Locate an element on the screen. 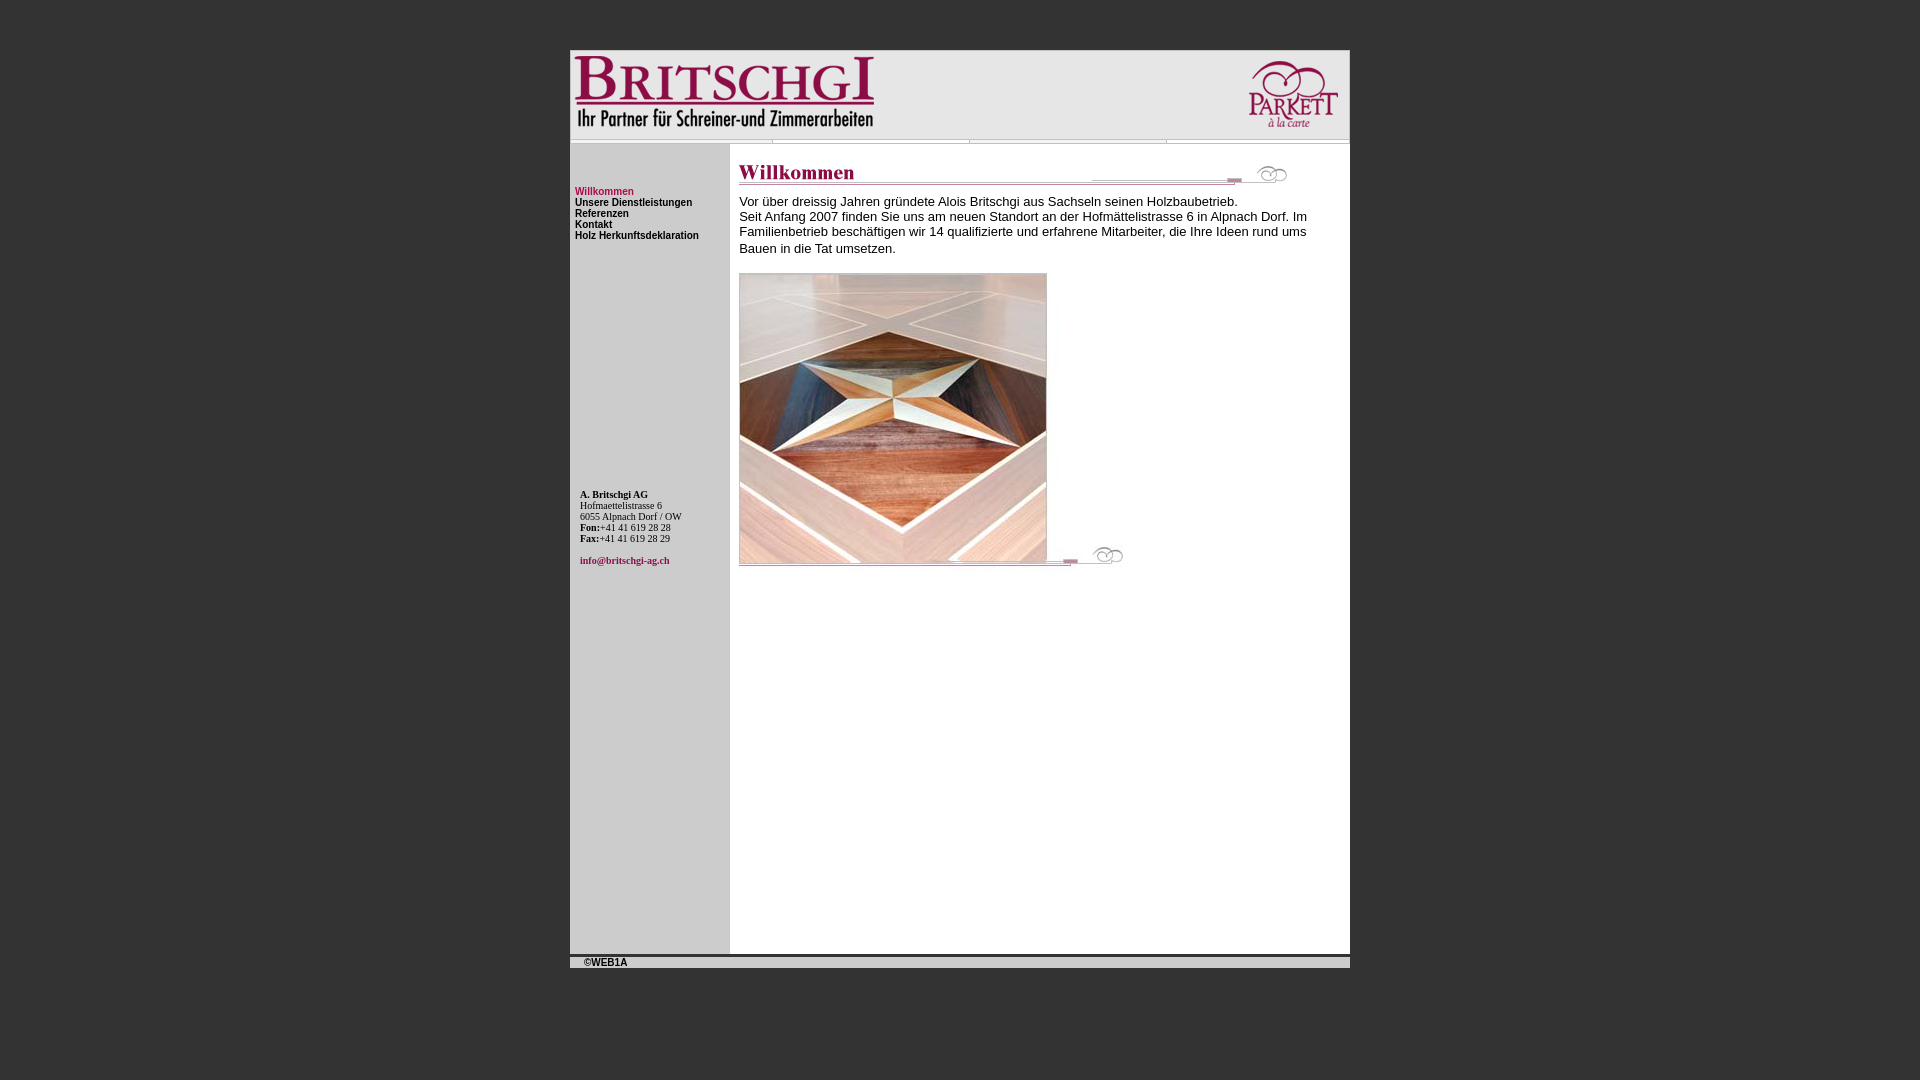 The height and width of the screenshot is (1080, 1920). 'Holz Herkunftsdeklaration' is located at coordinates (636, 234).